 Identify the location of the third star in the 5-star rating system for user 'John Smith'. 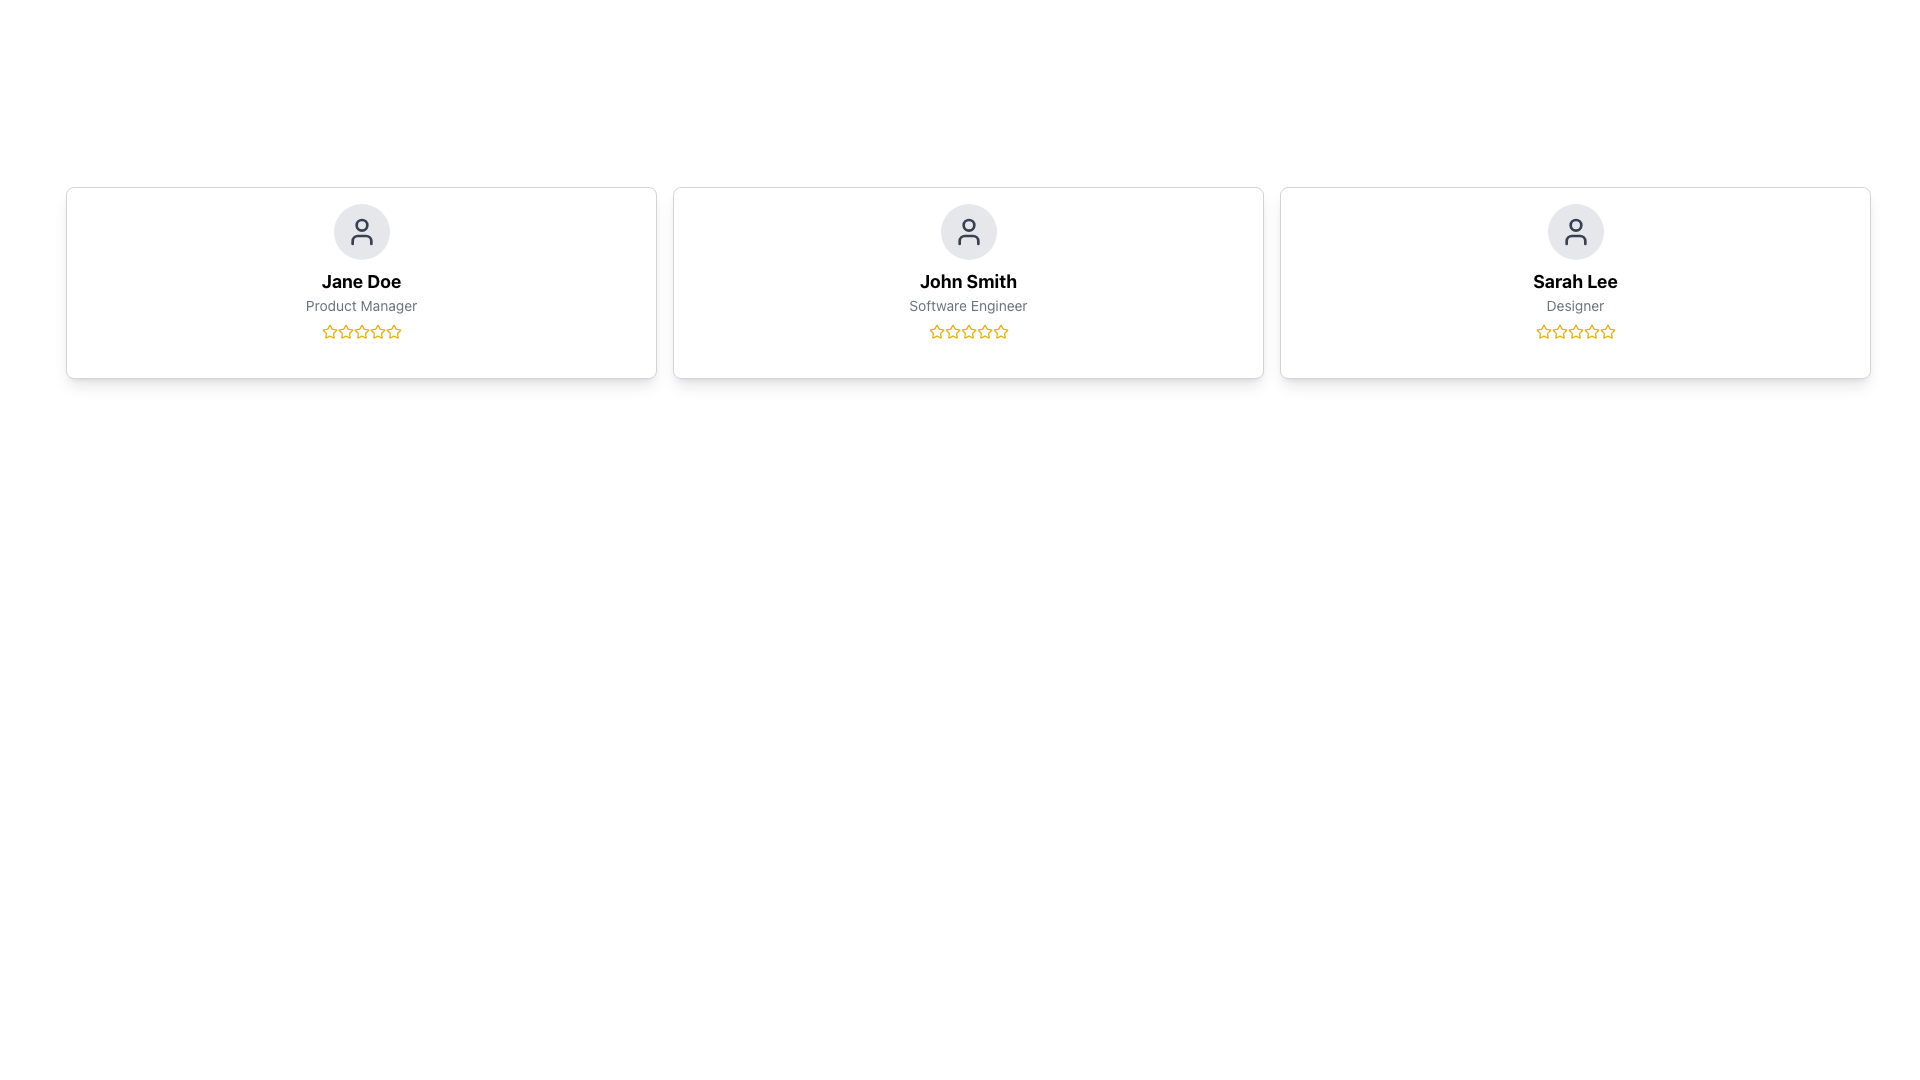
(968, 330).